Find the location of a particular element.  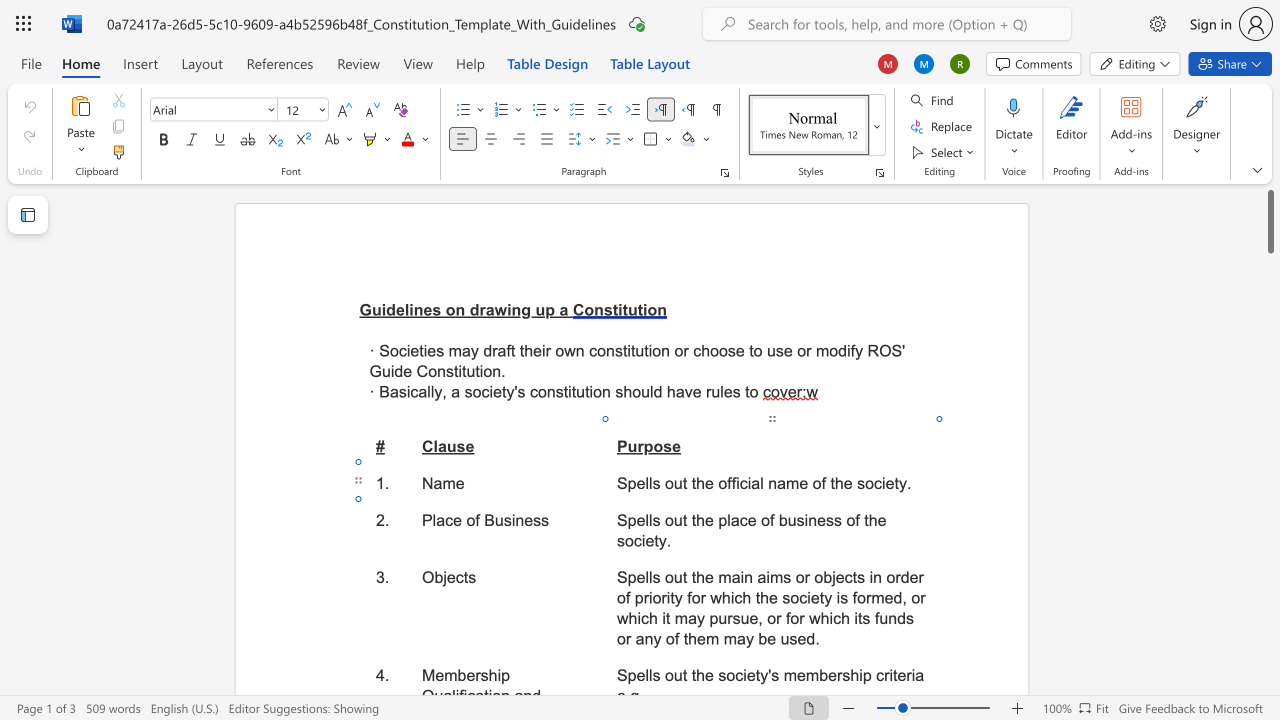

the space between the continuous character "a" and "c" in the text is located at coordinates (443, 519).